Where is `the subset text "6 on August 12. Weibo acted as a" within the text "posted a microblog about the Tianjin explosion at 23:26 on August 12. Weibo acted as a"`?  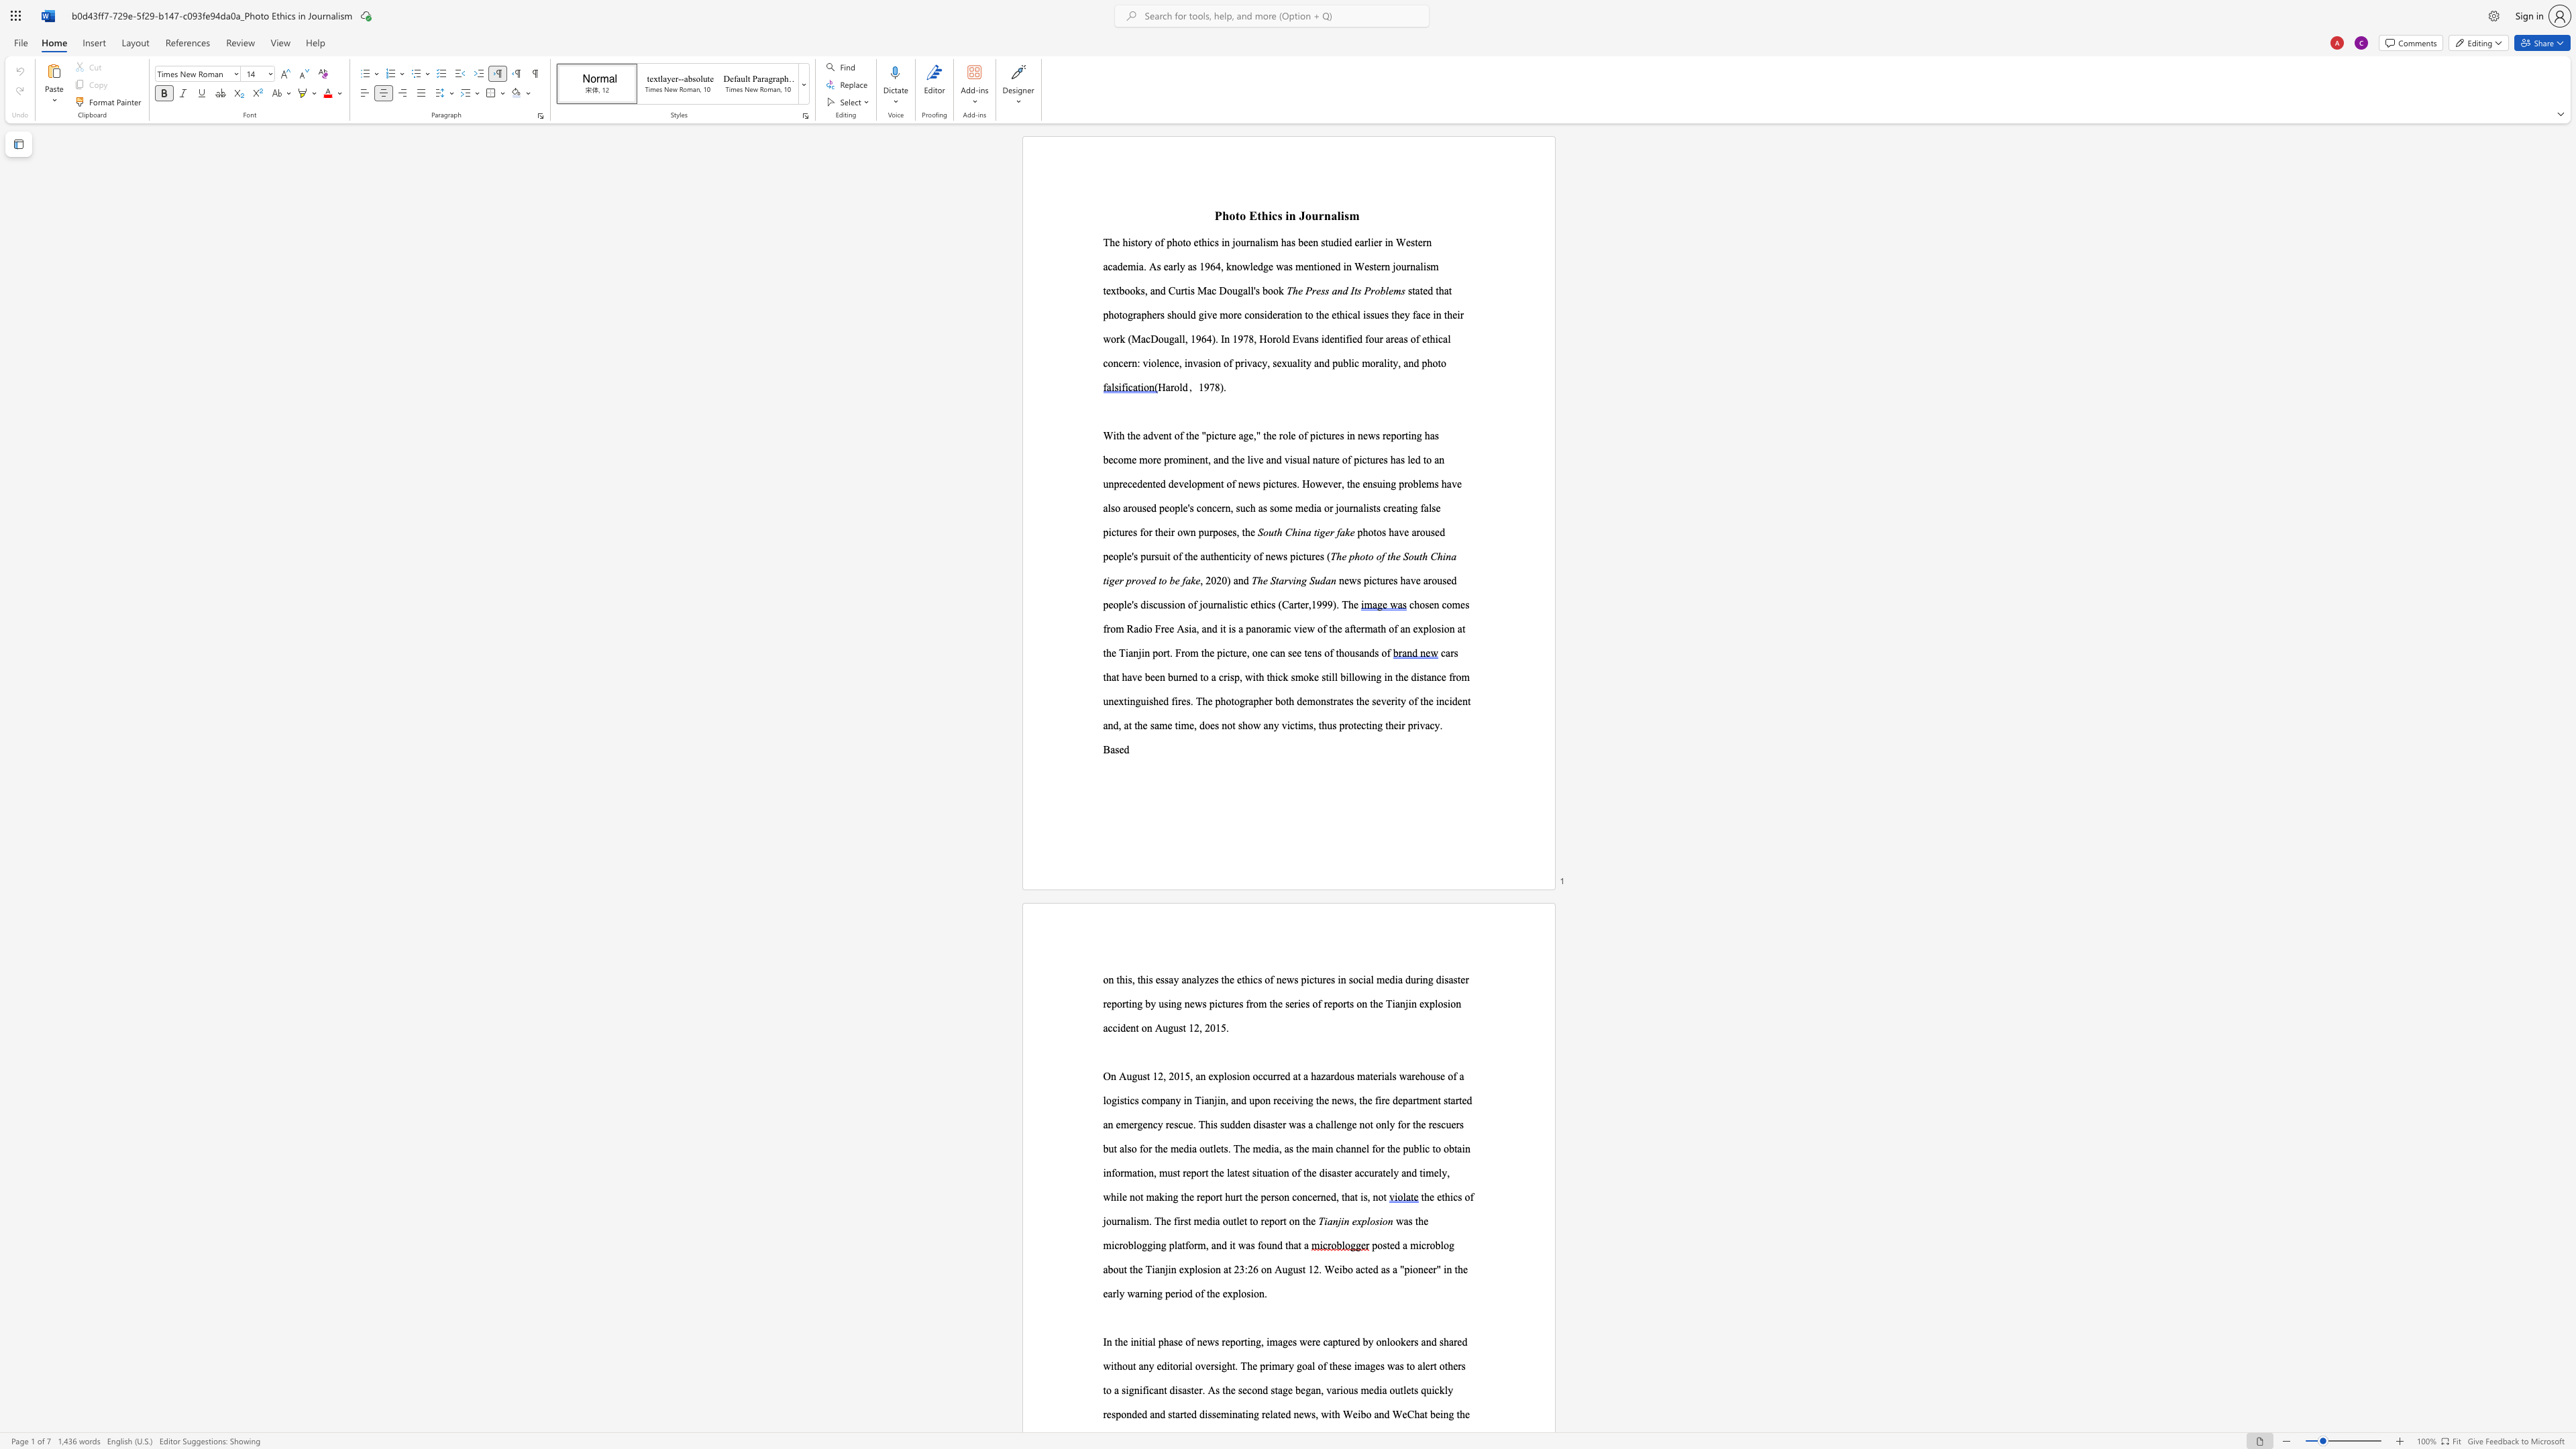 the subset text "6 on August 12. Weibo acted as a" within the text "posted a microblog about the Tianjin explosion at 23:26 on August 12. Weibo acted as a" is located at coordinates (1252, 1268).